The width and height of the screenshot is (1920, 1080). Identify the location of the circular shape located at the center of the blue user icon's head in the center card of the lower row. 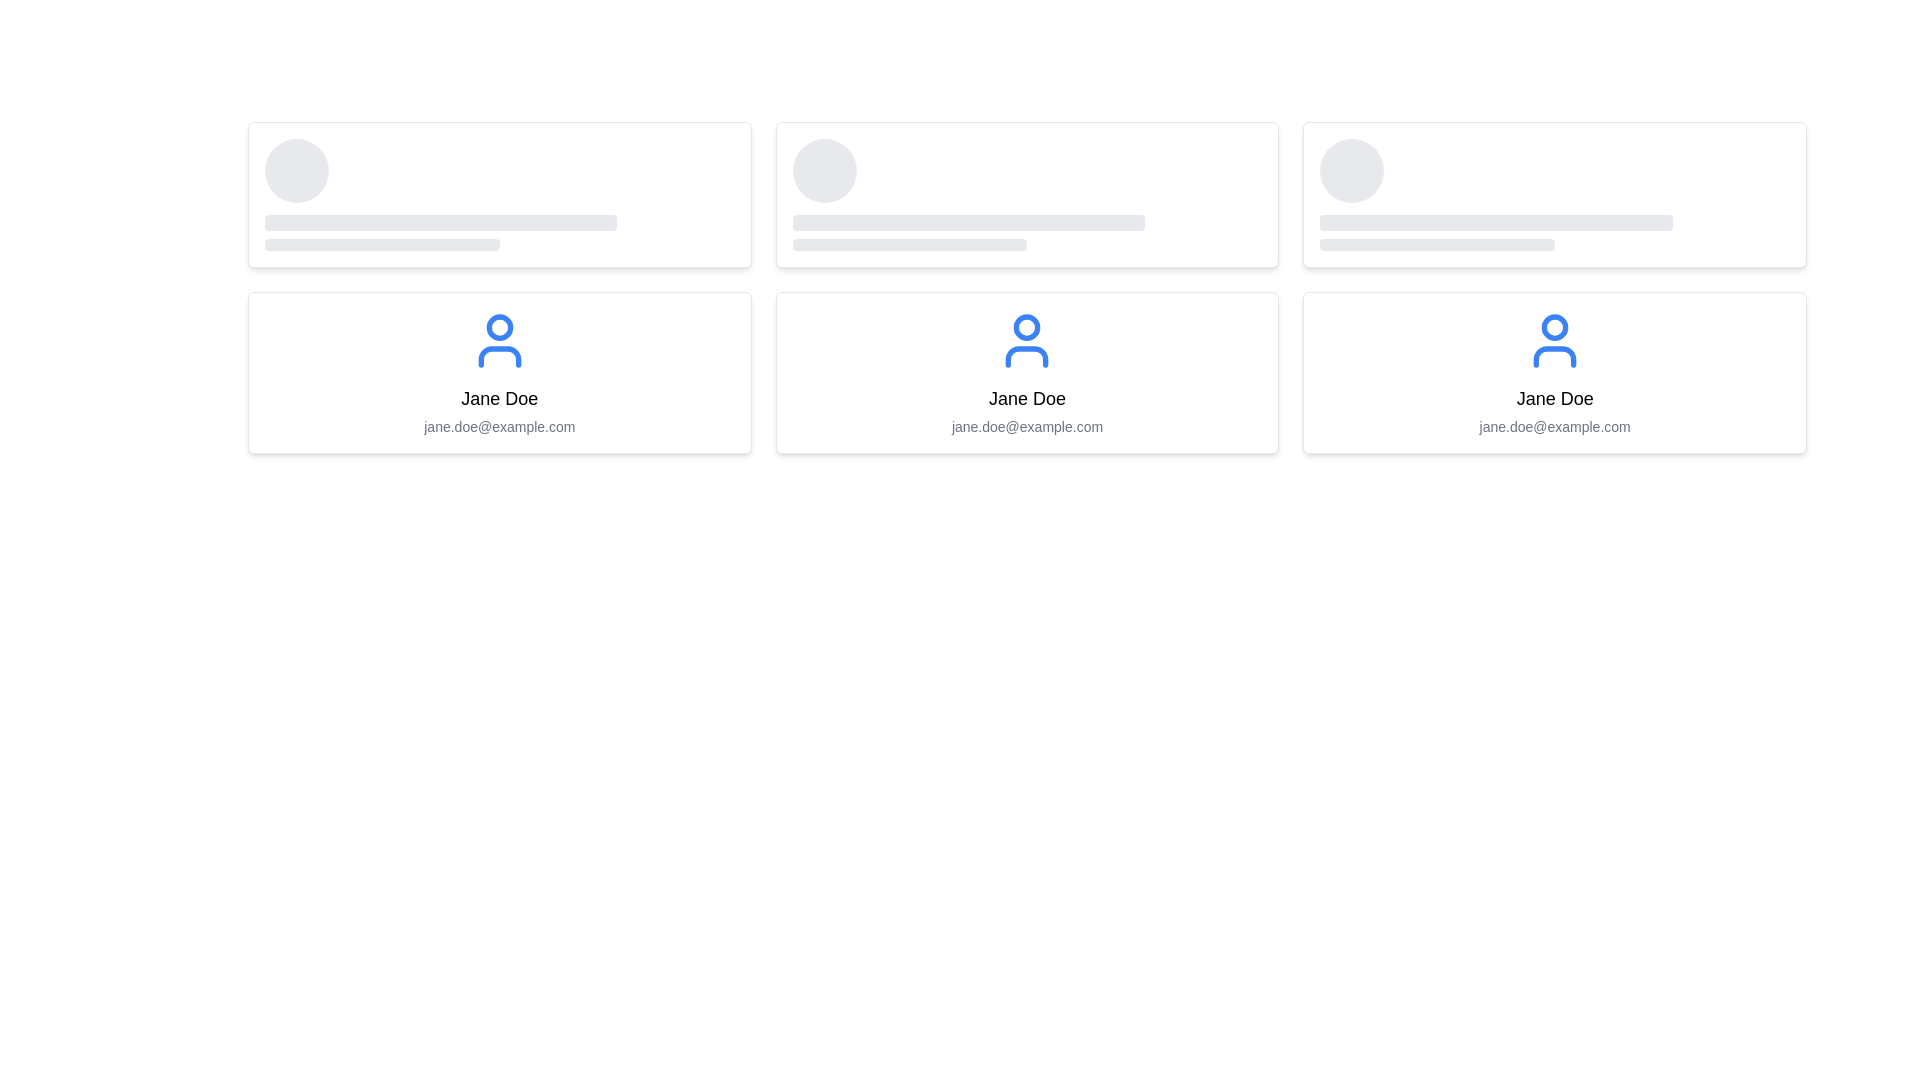
(499, 326).